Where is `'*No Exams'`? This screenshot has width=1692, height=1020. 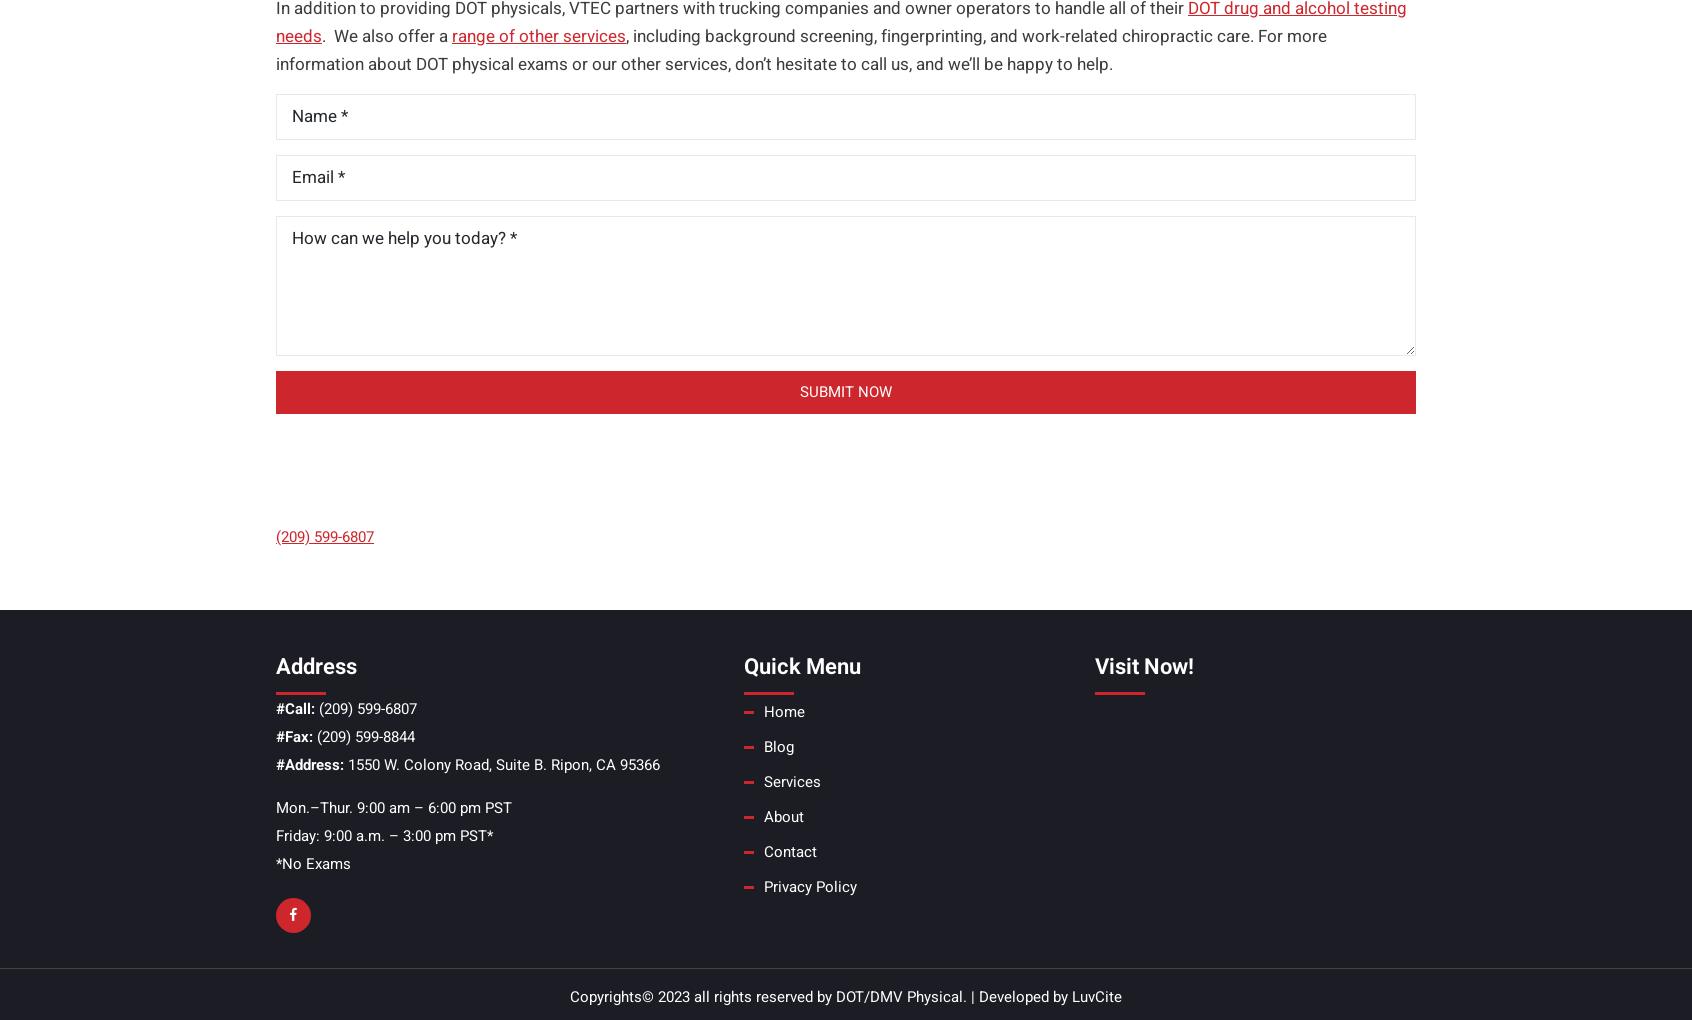 '*No Exams' is located at coordinates (312, 862).